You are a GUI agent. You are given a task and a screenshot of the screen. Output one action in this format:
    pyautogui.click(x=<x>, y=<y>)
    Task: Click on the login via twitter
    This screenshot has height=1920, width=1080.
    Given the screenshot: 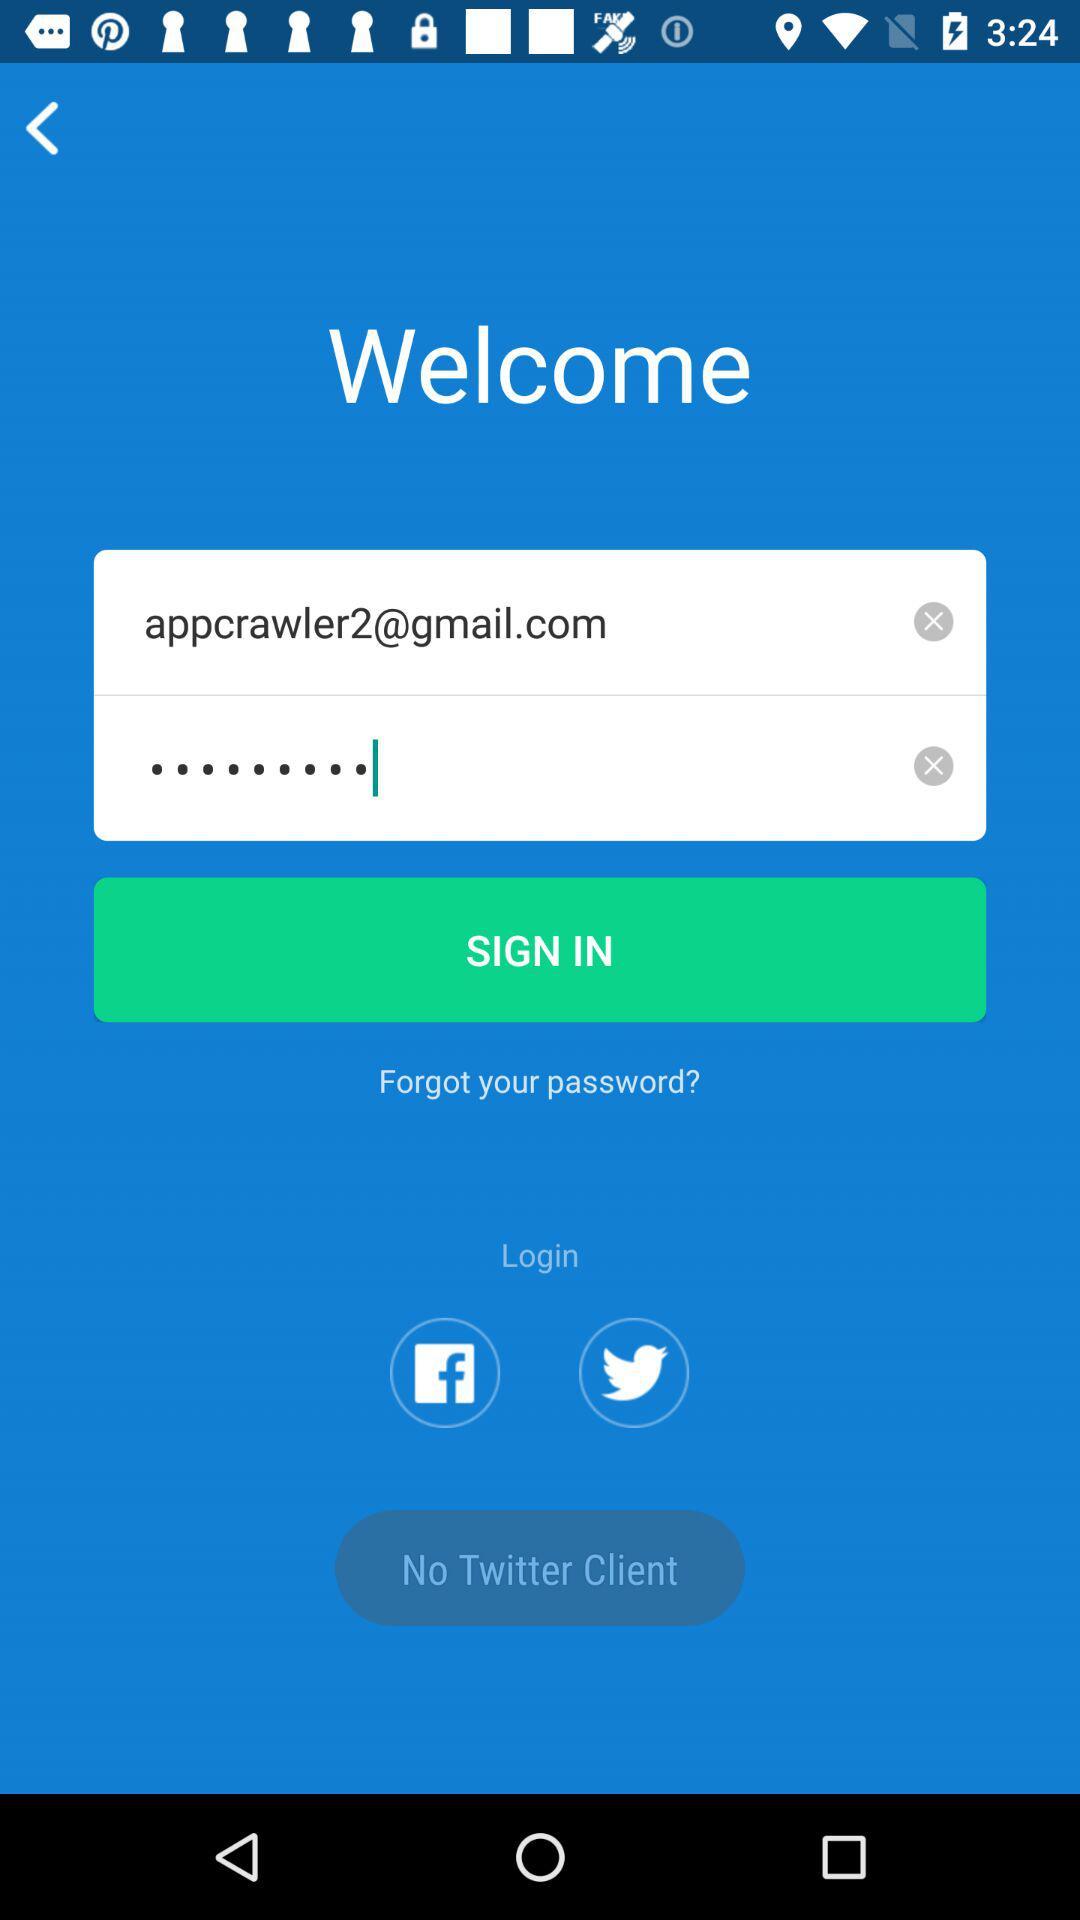 What is the action you would take?
    pyautogui.click(x=634, y=1371)
    